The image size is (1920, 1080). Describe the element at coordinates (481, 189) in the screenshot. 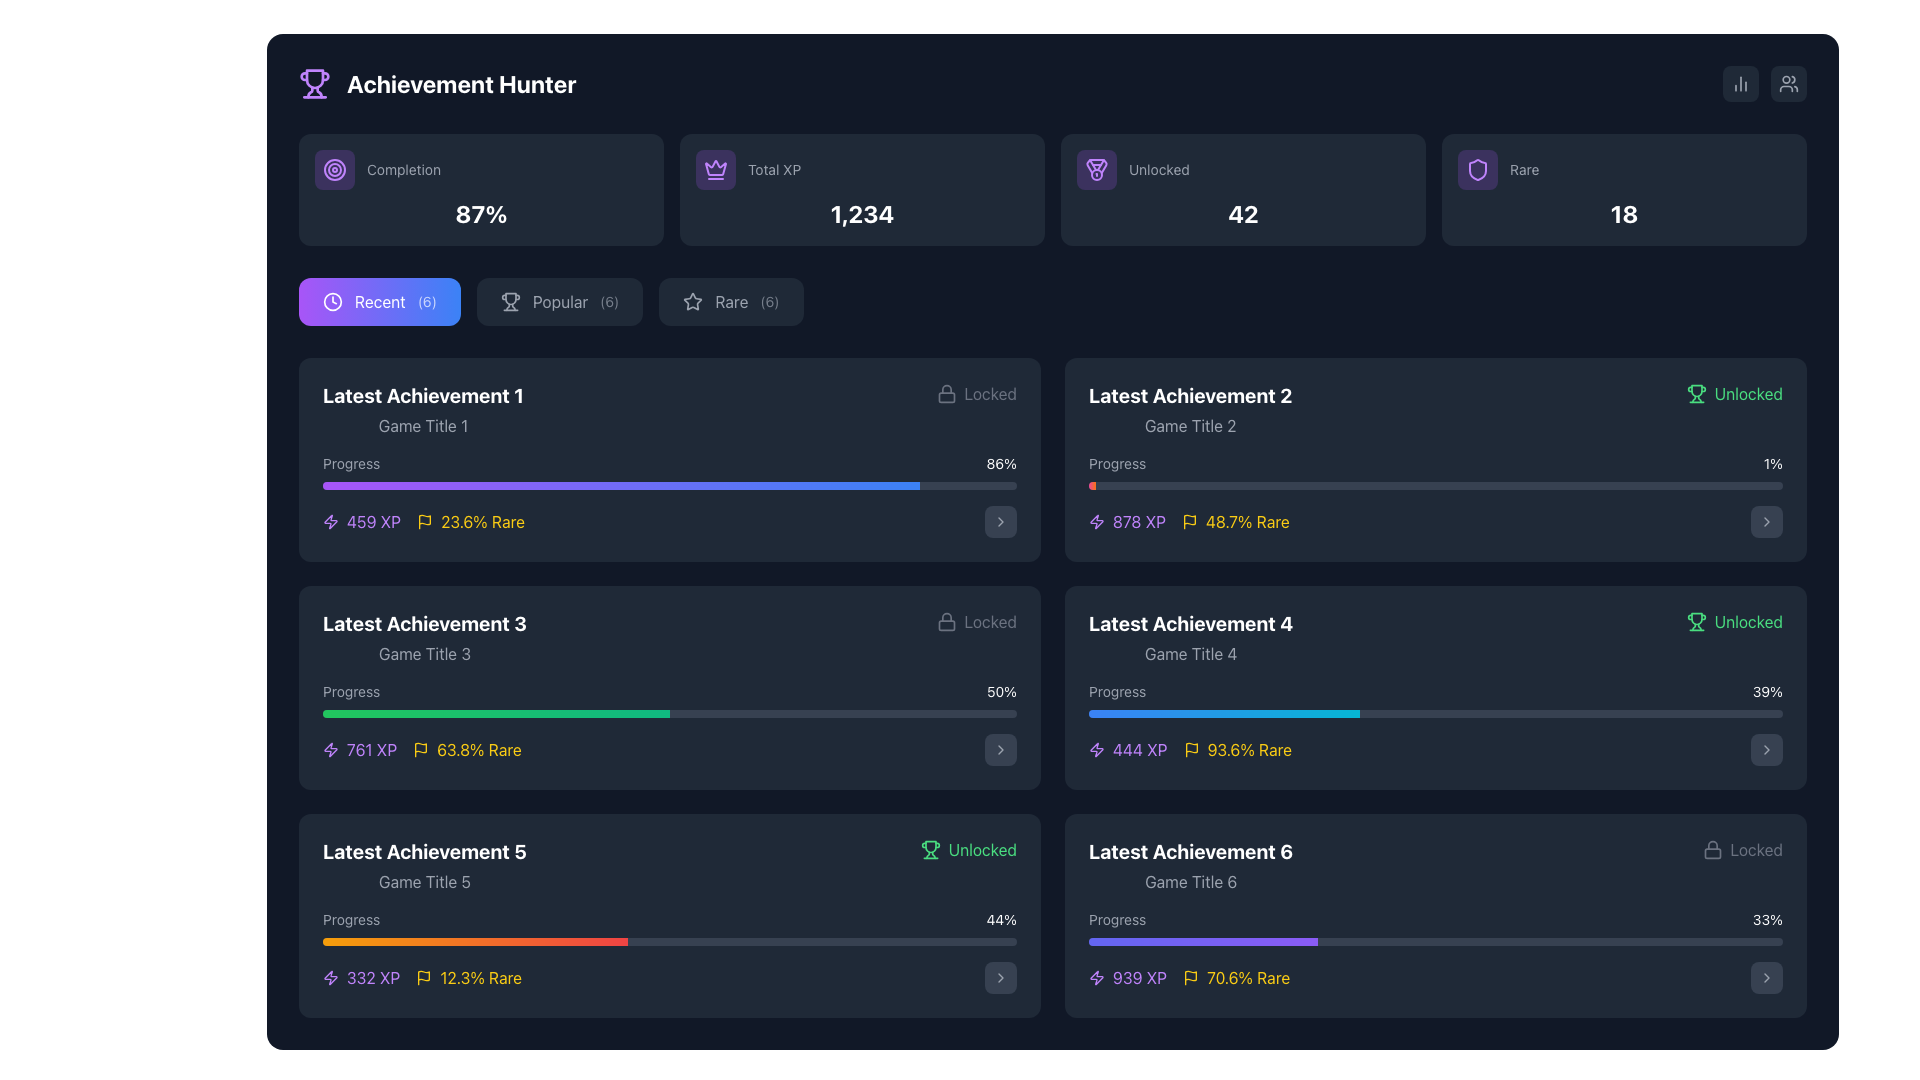

I see `the Information card in the top-left corner of the grid layout` at that location.